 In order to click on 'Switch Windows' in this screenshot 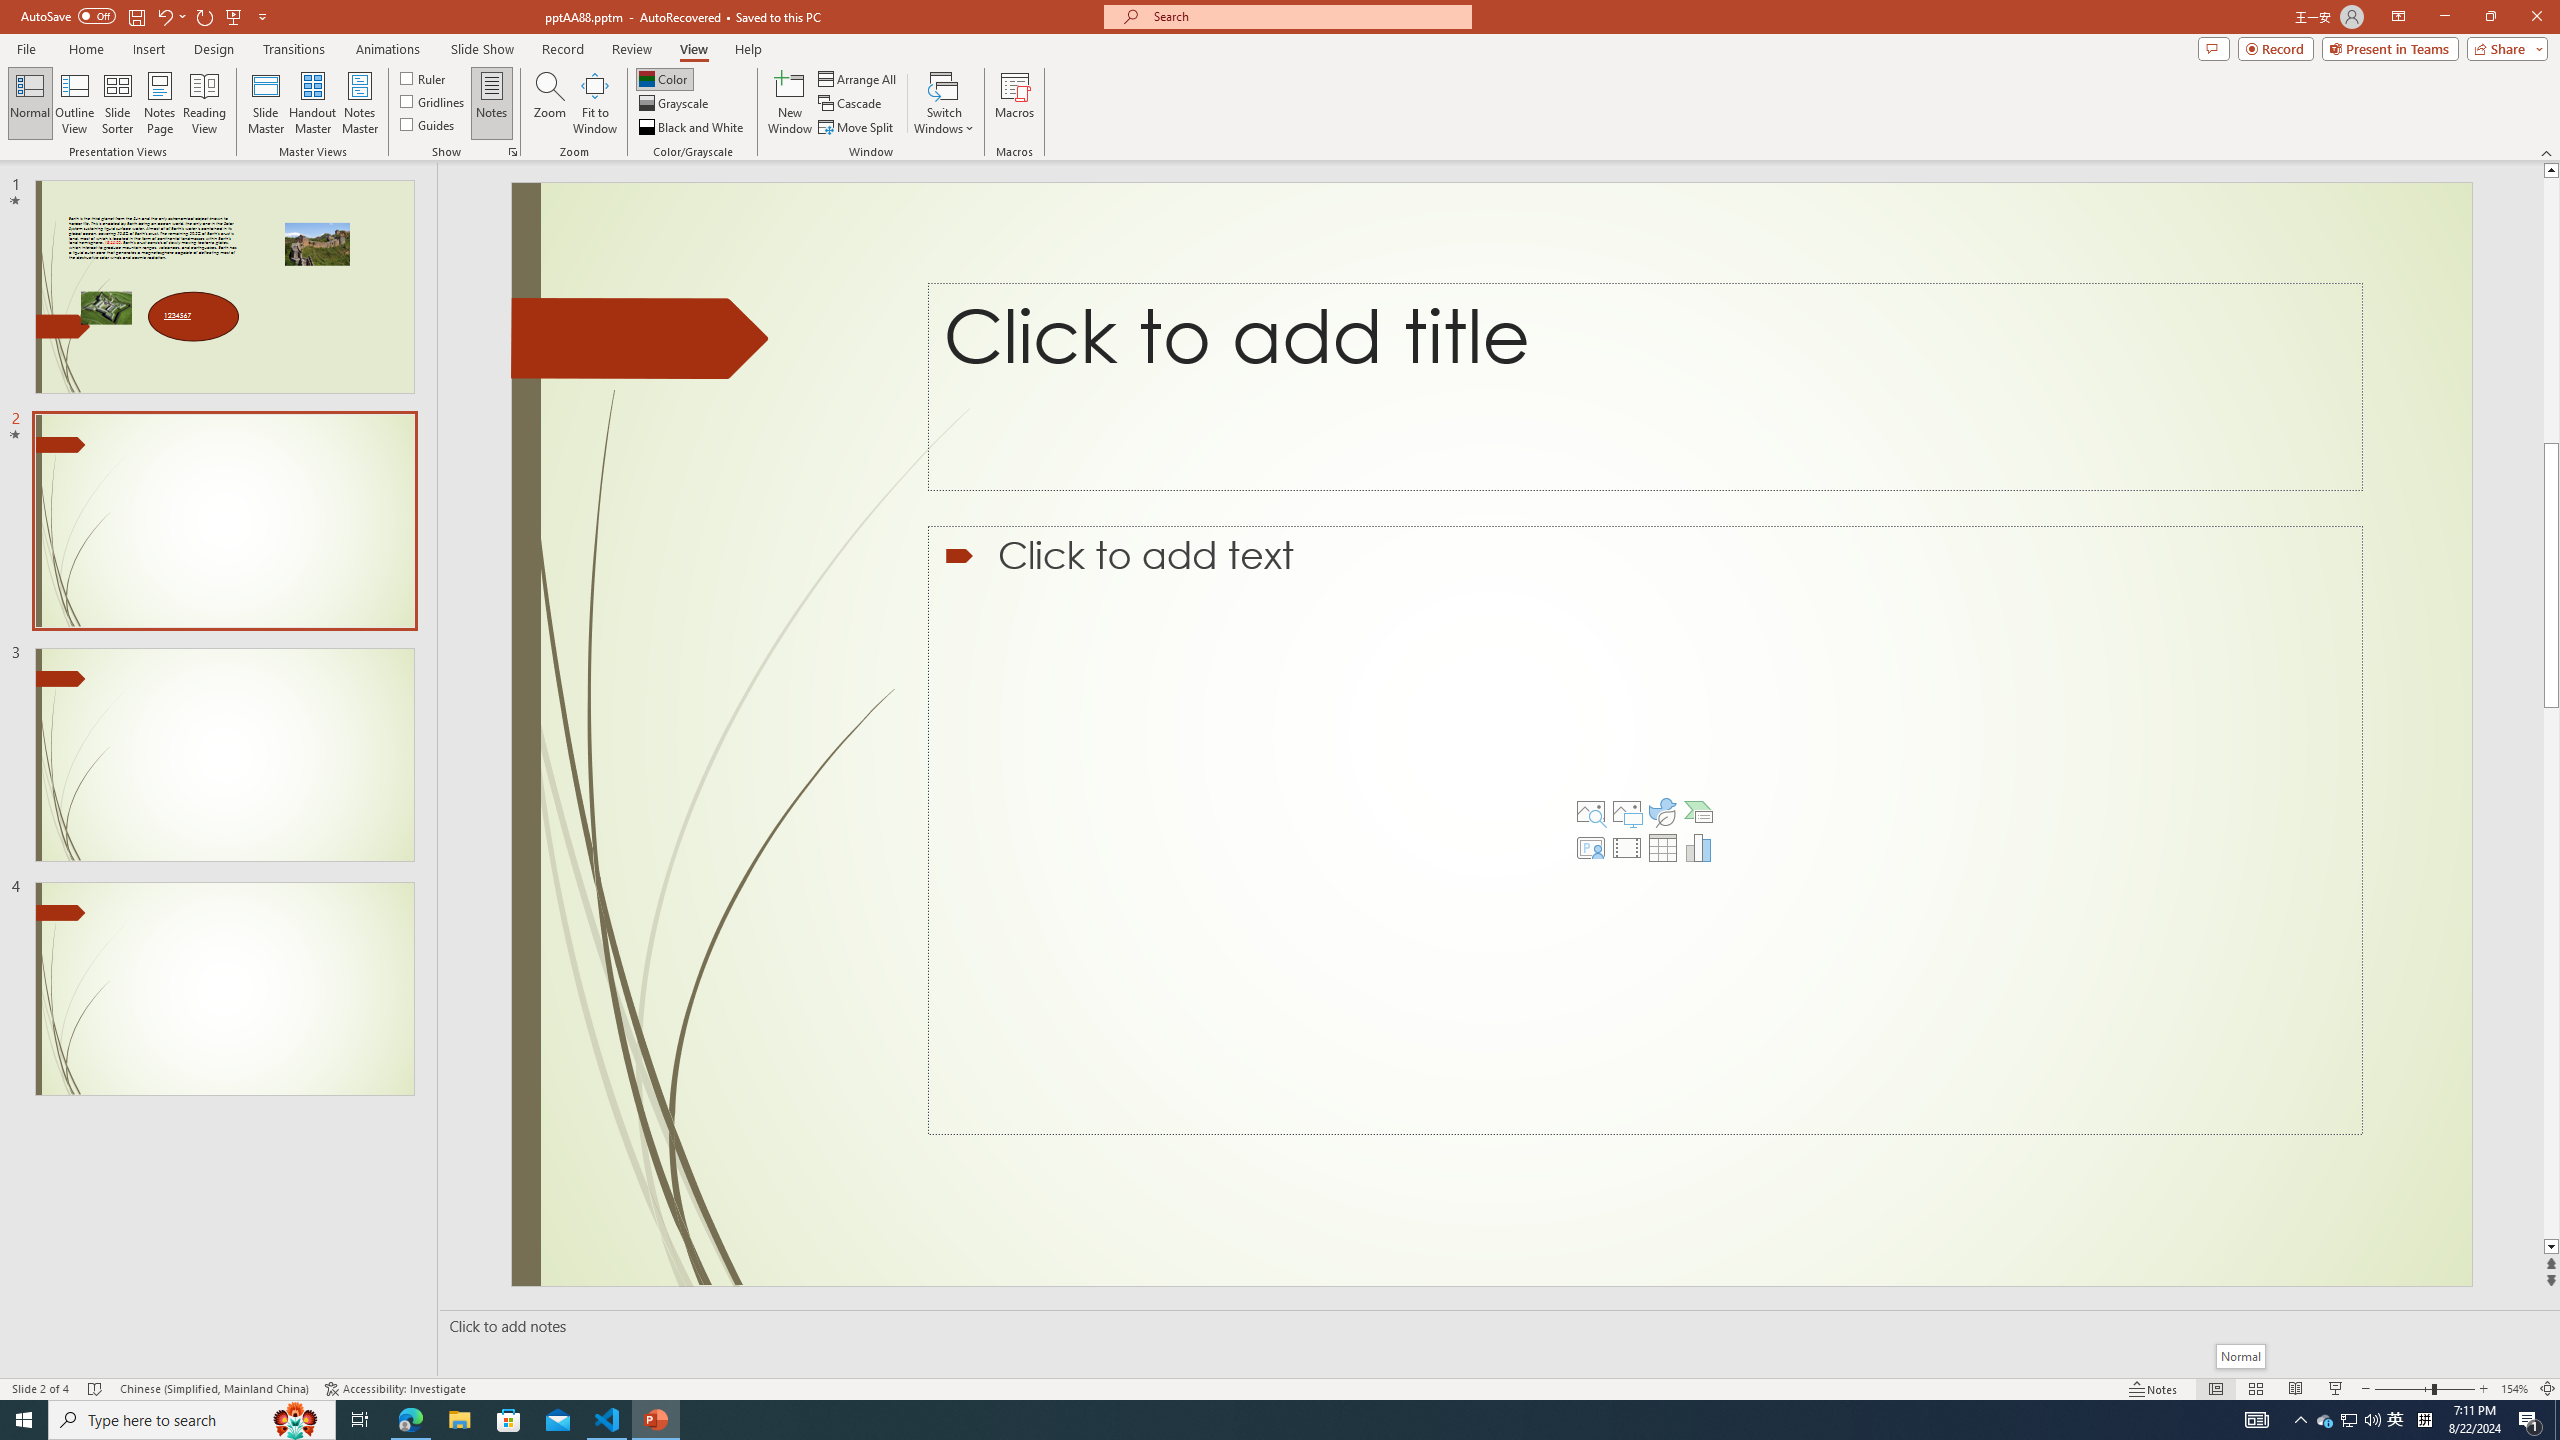, I will do `click(943, 103)`.